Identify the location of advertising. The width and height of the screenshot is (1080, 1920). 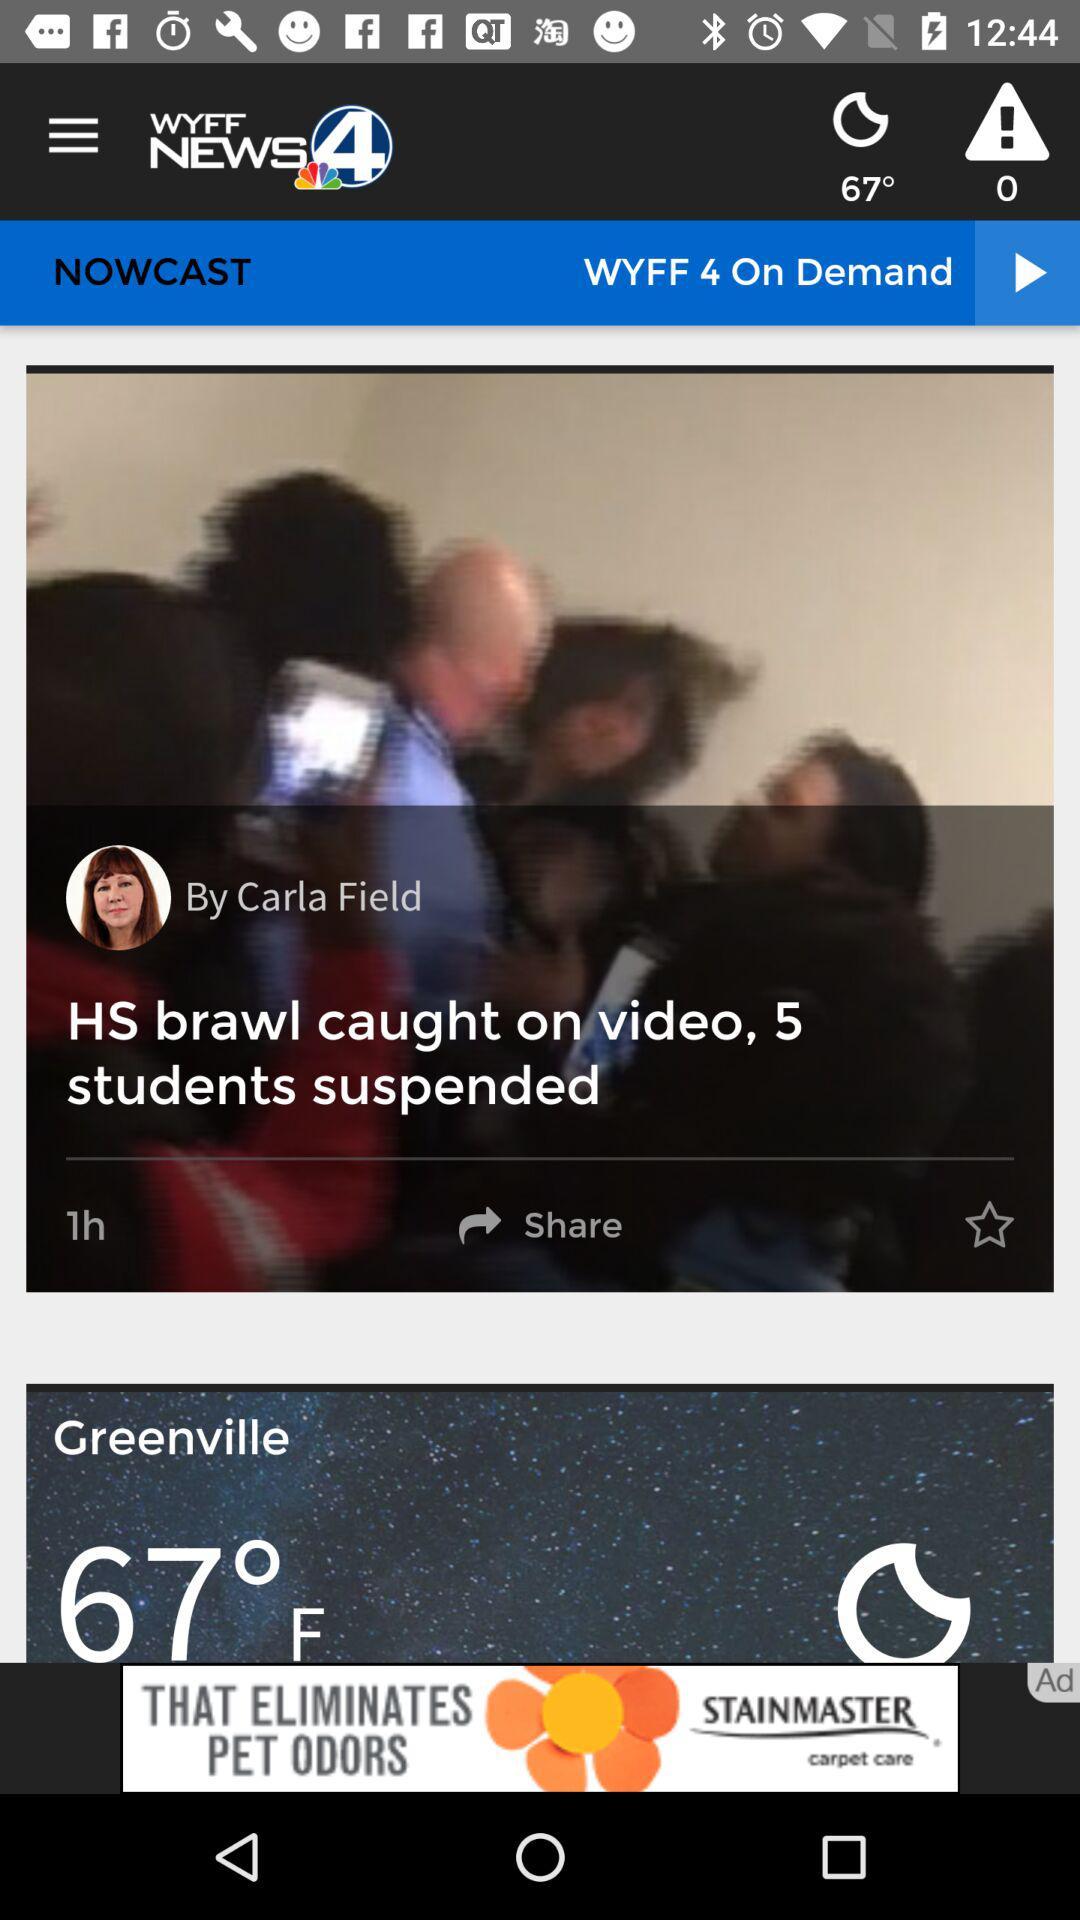
(540, 1727).